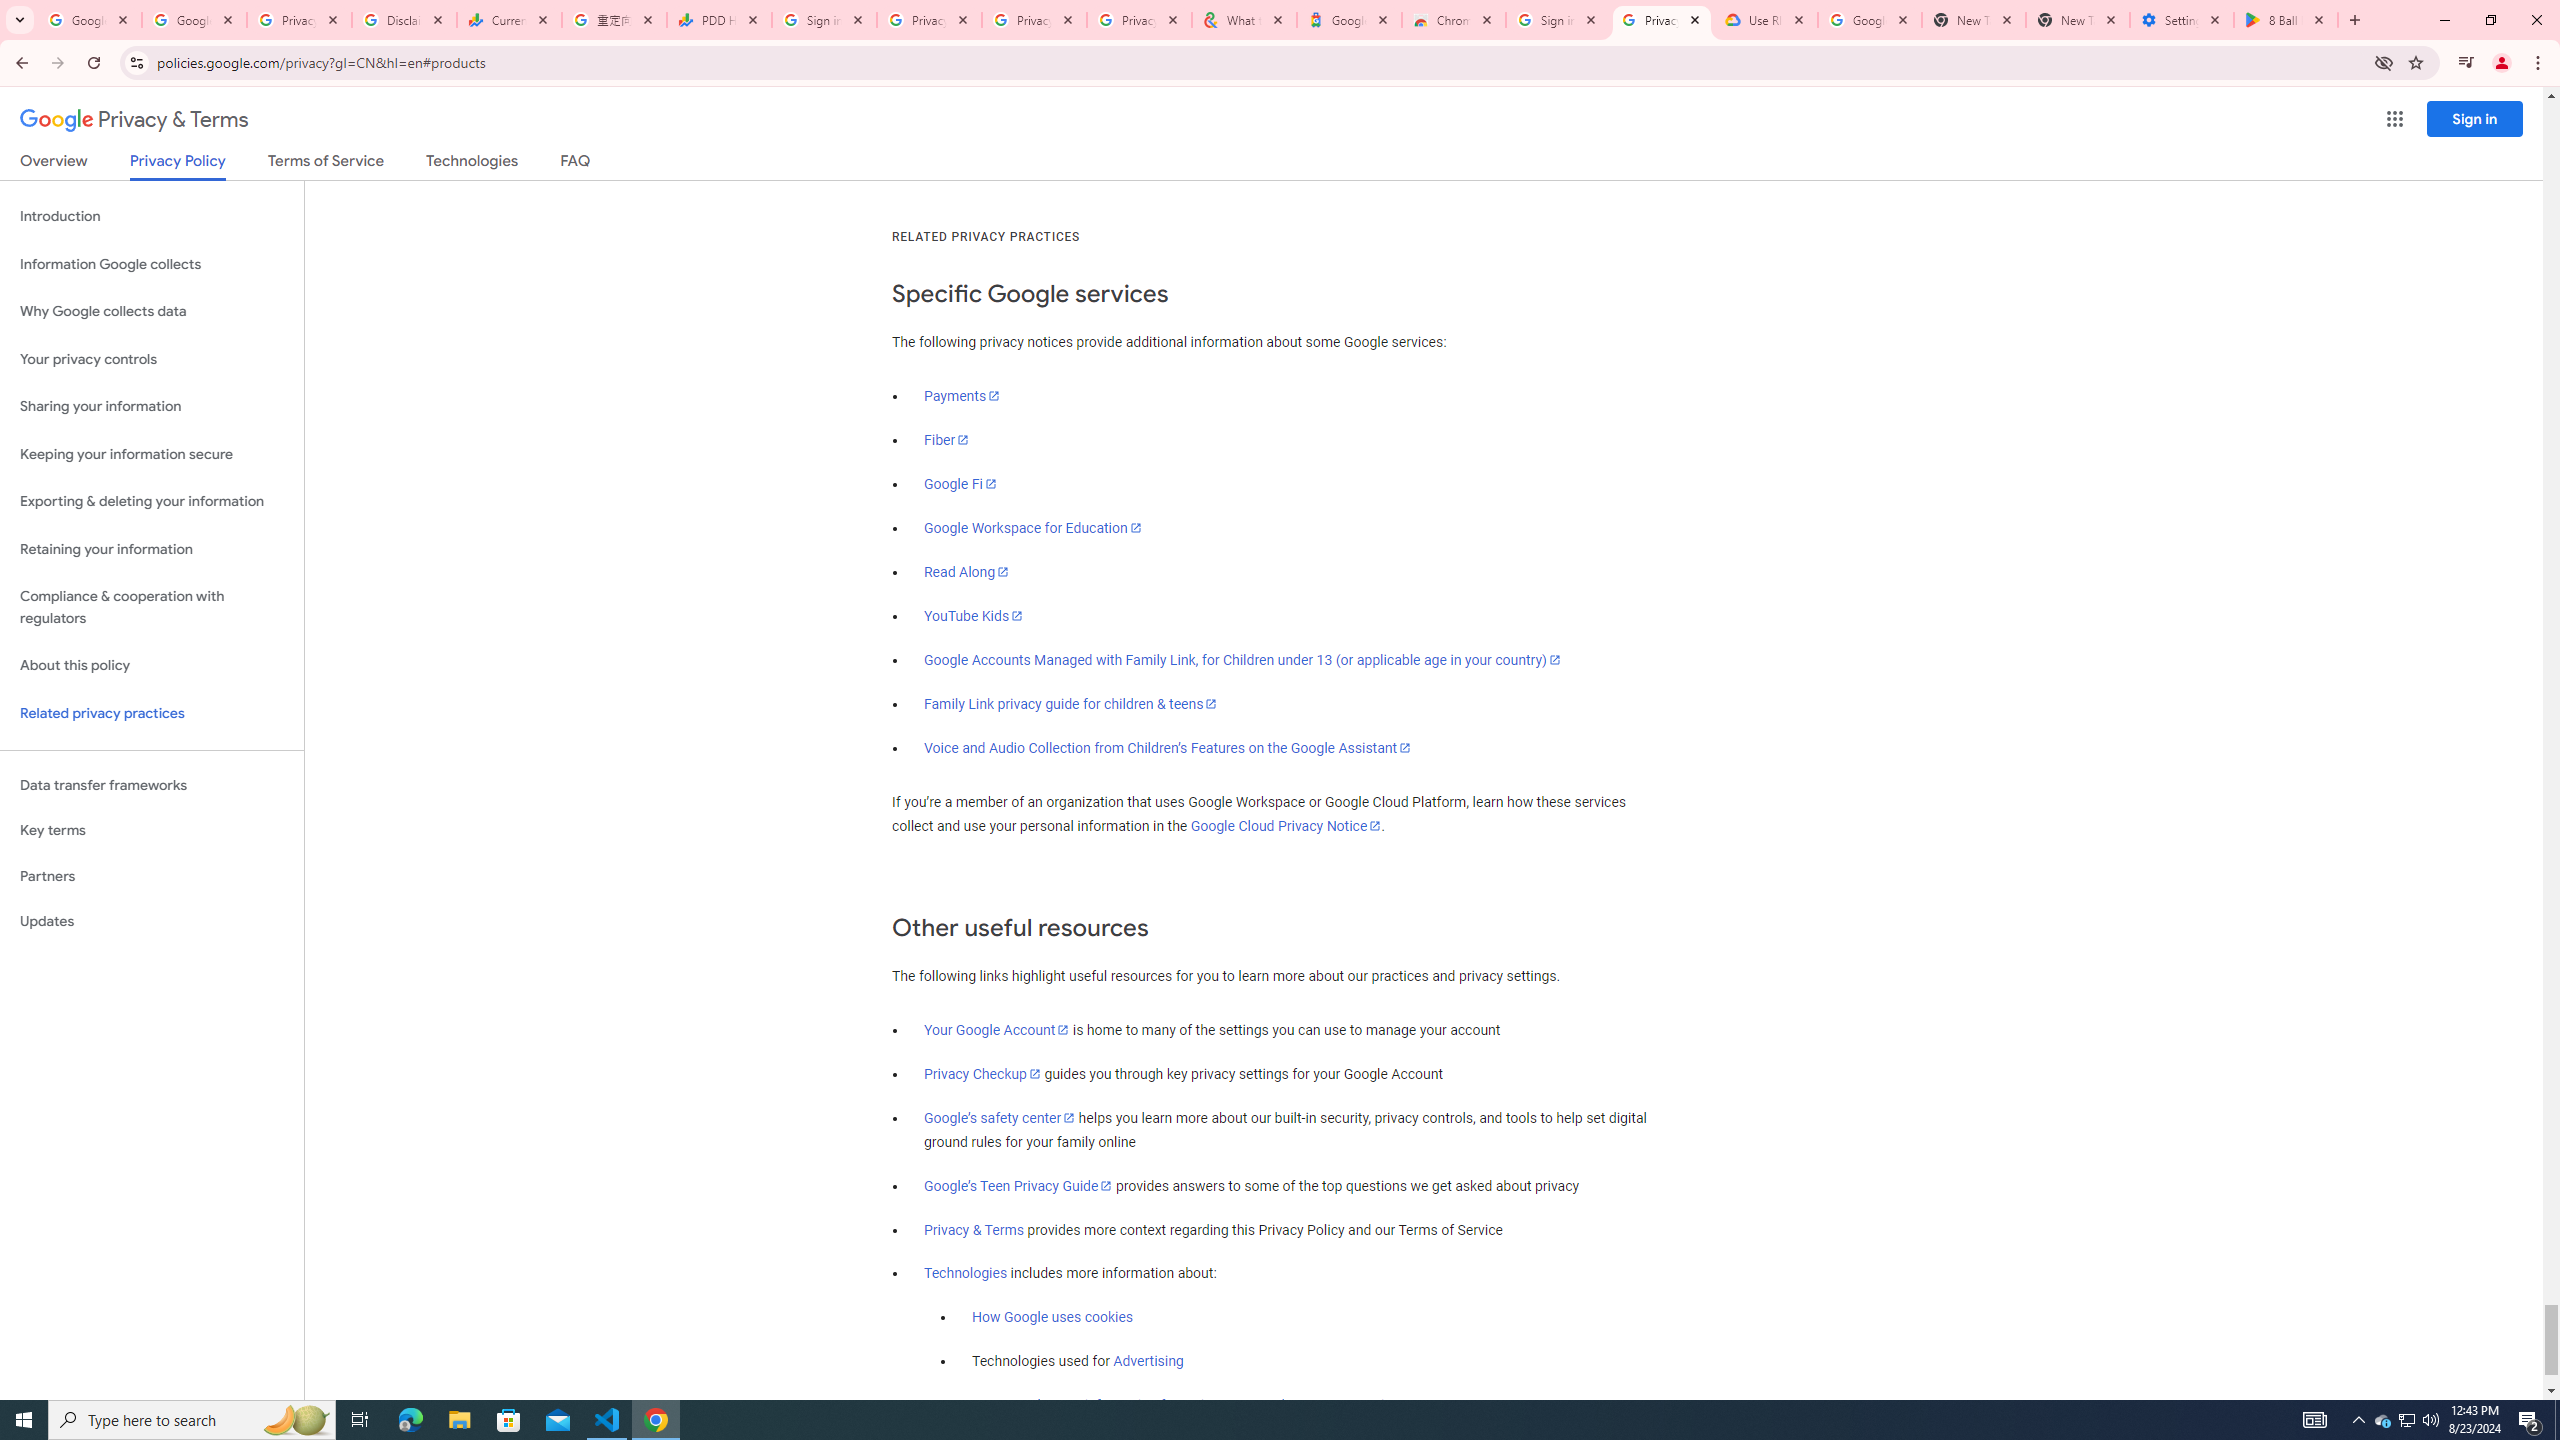  Describe the element at coordinates (1285, 824) in the screenshot. I see `'Google Cloud Privacy Notice'` at that location.